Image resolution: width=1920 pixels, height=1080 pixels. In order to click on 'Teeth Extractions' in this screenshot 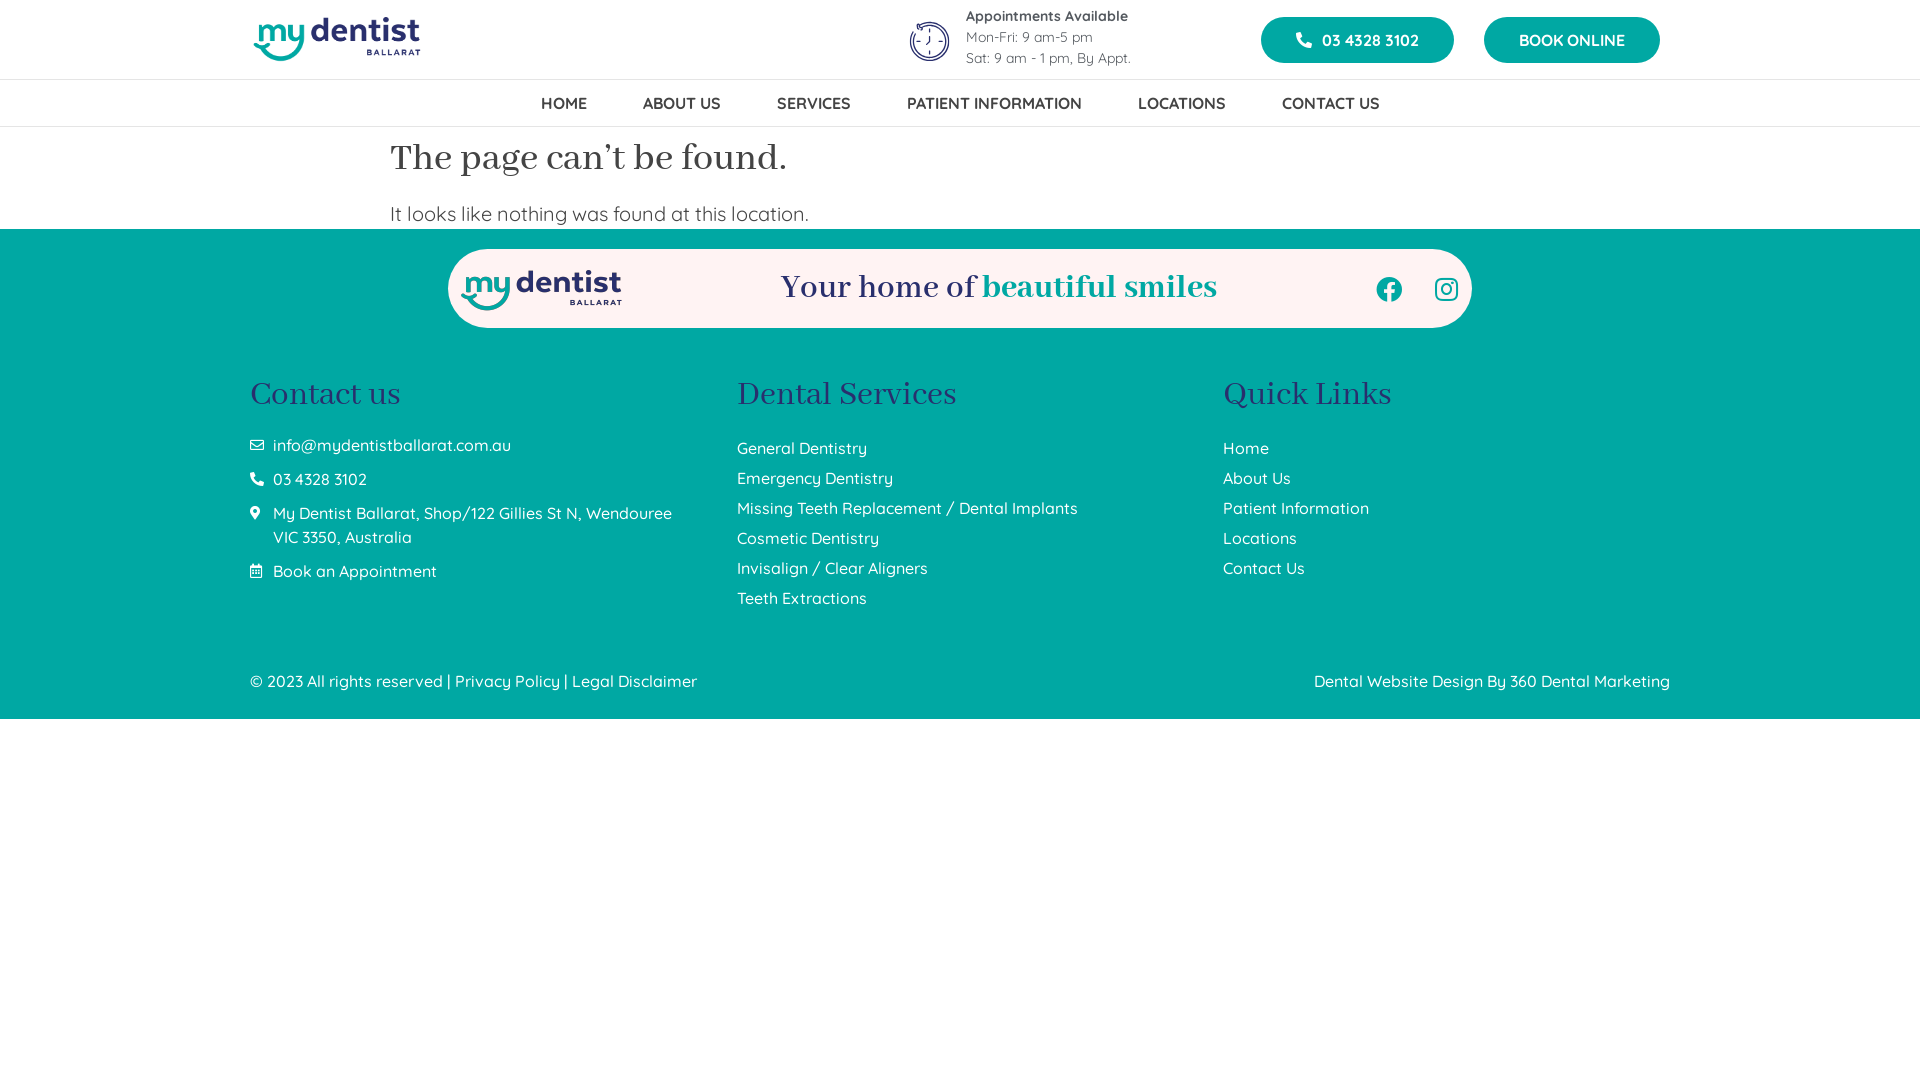, I will do `click(736, 596)`.